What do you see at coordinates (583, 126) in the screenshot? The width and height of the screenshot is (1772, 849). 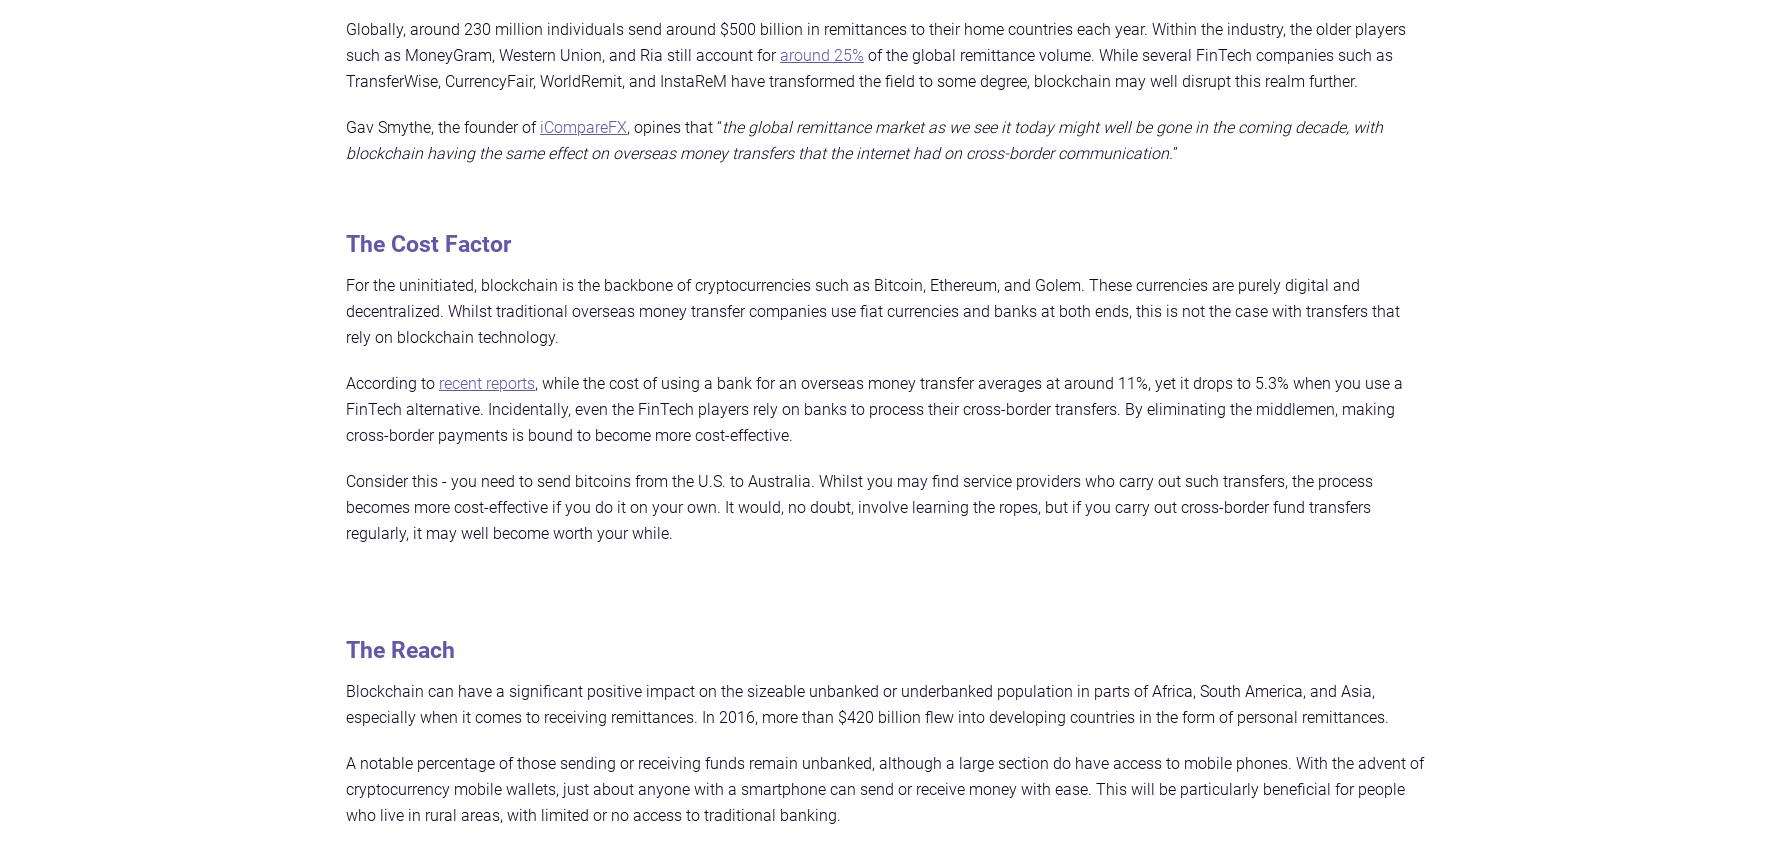 I see `'iCompareFX'` at bounding box center [583, 126].